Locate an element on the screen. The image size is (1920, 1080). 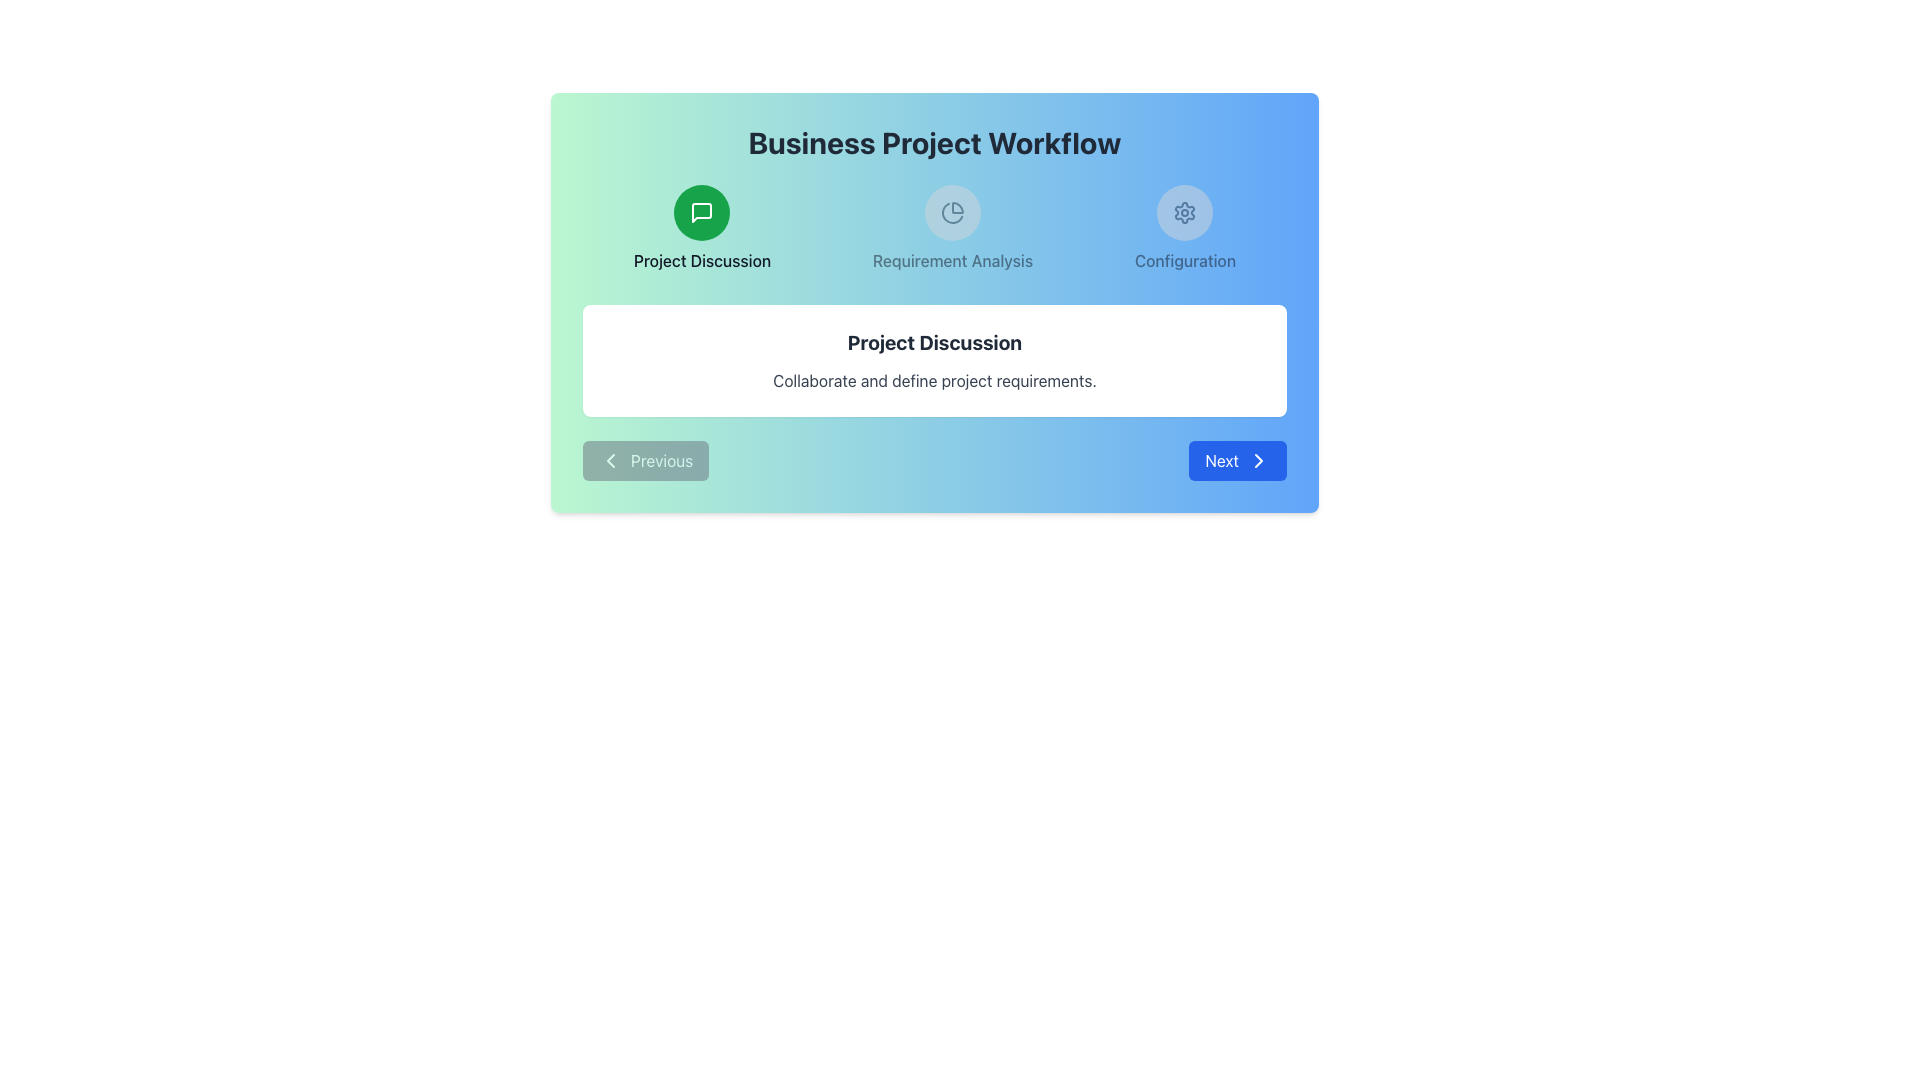
the configuration settings icon located at the top right within the 'Configuration' section of the interface is located at coordinates (1185, 212).